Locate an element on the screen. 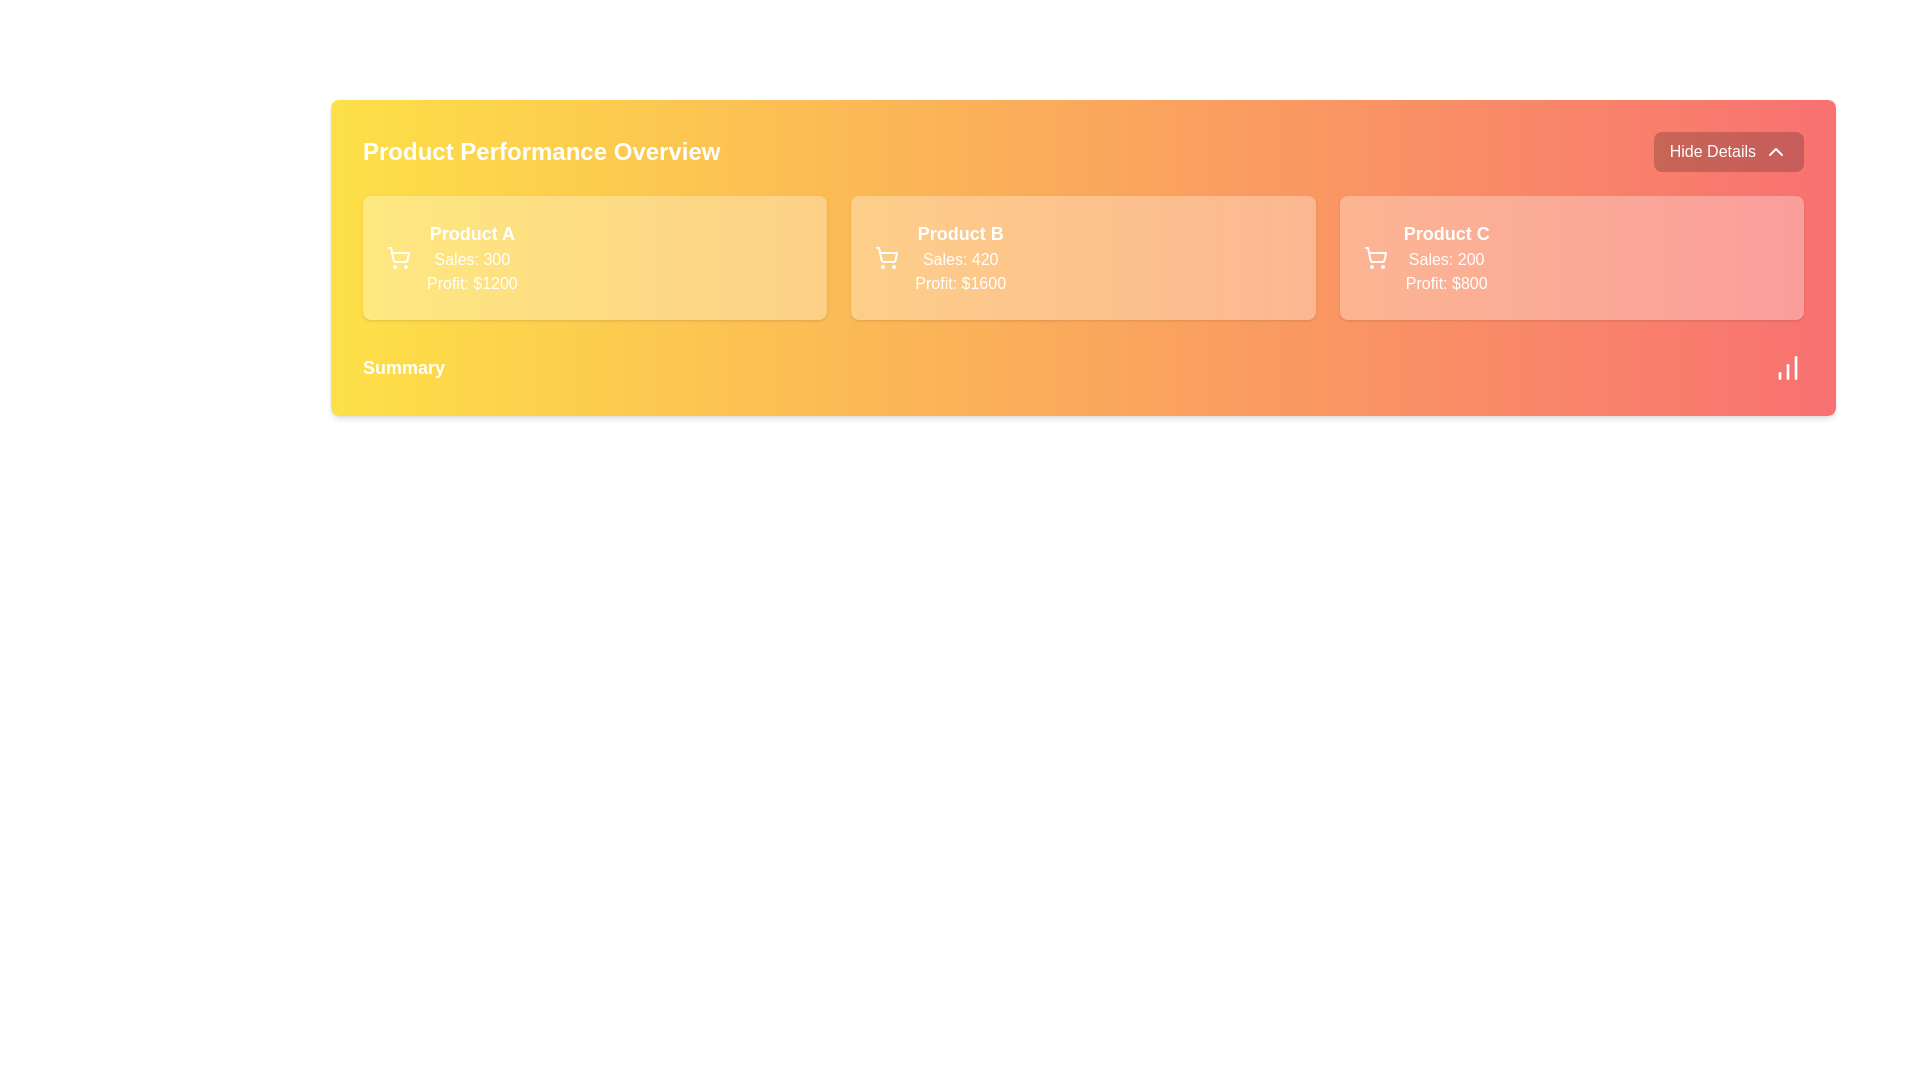 This screenshot has height=1080, width=1920. the static text element displaying 'Product B' with a large bold font on a peach background, located in the center card above 'Sales: 420' and 'Profit: $1600' is located at coordinates (960, 233).